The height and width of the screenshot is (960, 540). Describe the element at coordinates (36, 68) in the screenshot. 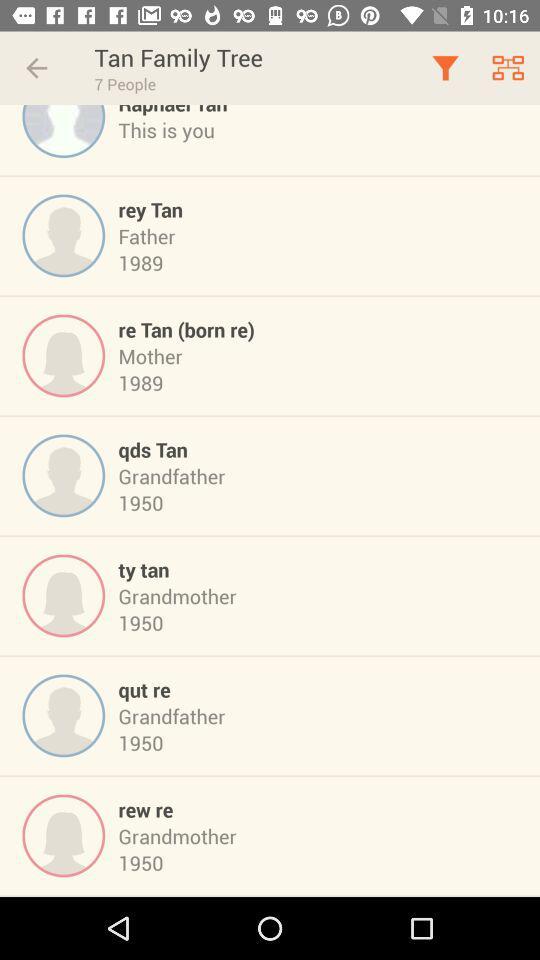

I see `item to the left of tan family tree item` at that location.